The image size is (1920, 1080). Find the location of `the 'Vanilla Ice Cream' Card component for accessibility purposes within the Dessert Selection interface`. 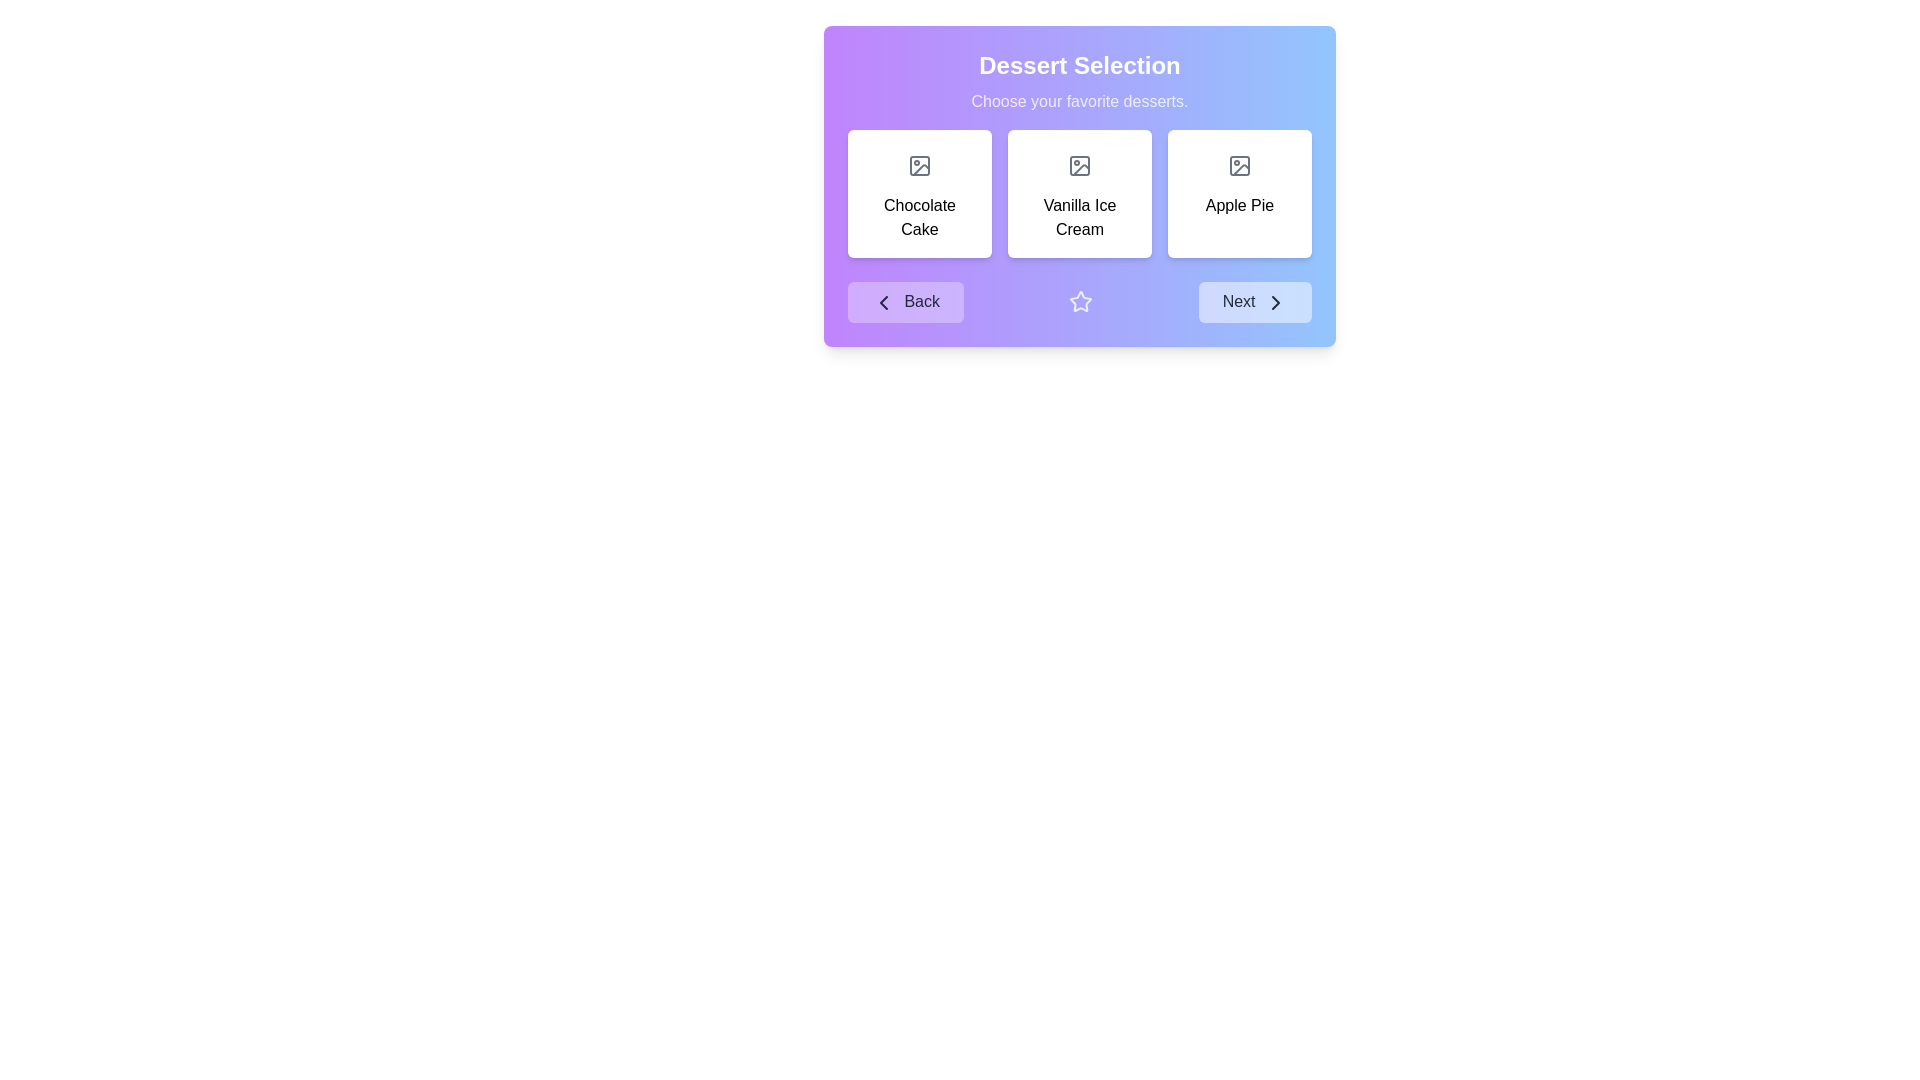

the 'Vanilla Ice Cream' Card component for accessibility purposes within the Dessert Selection interface is located at coordinates (1079, 193).